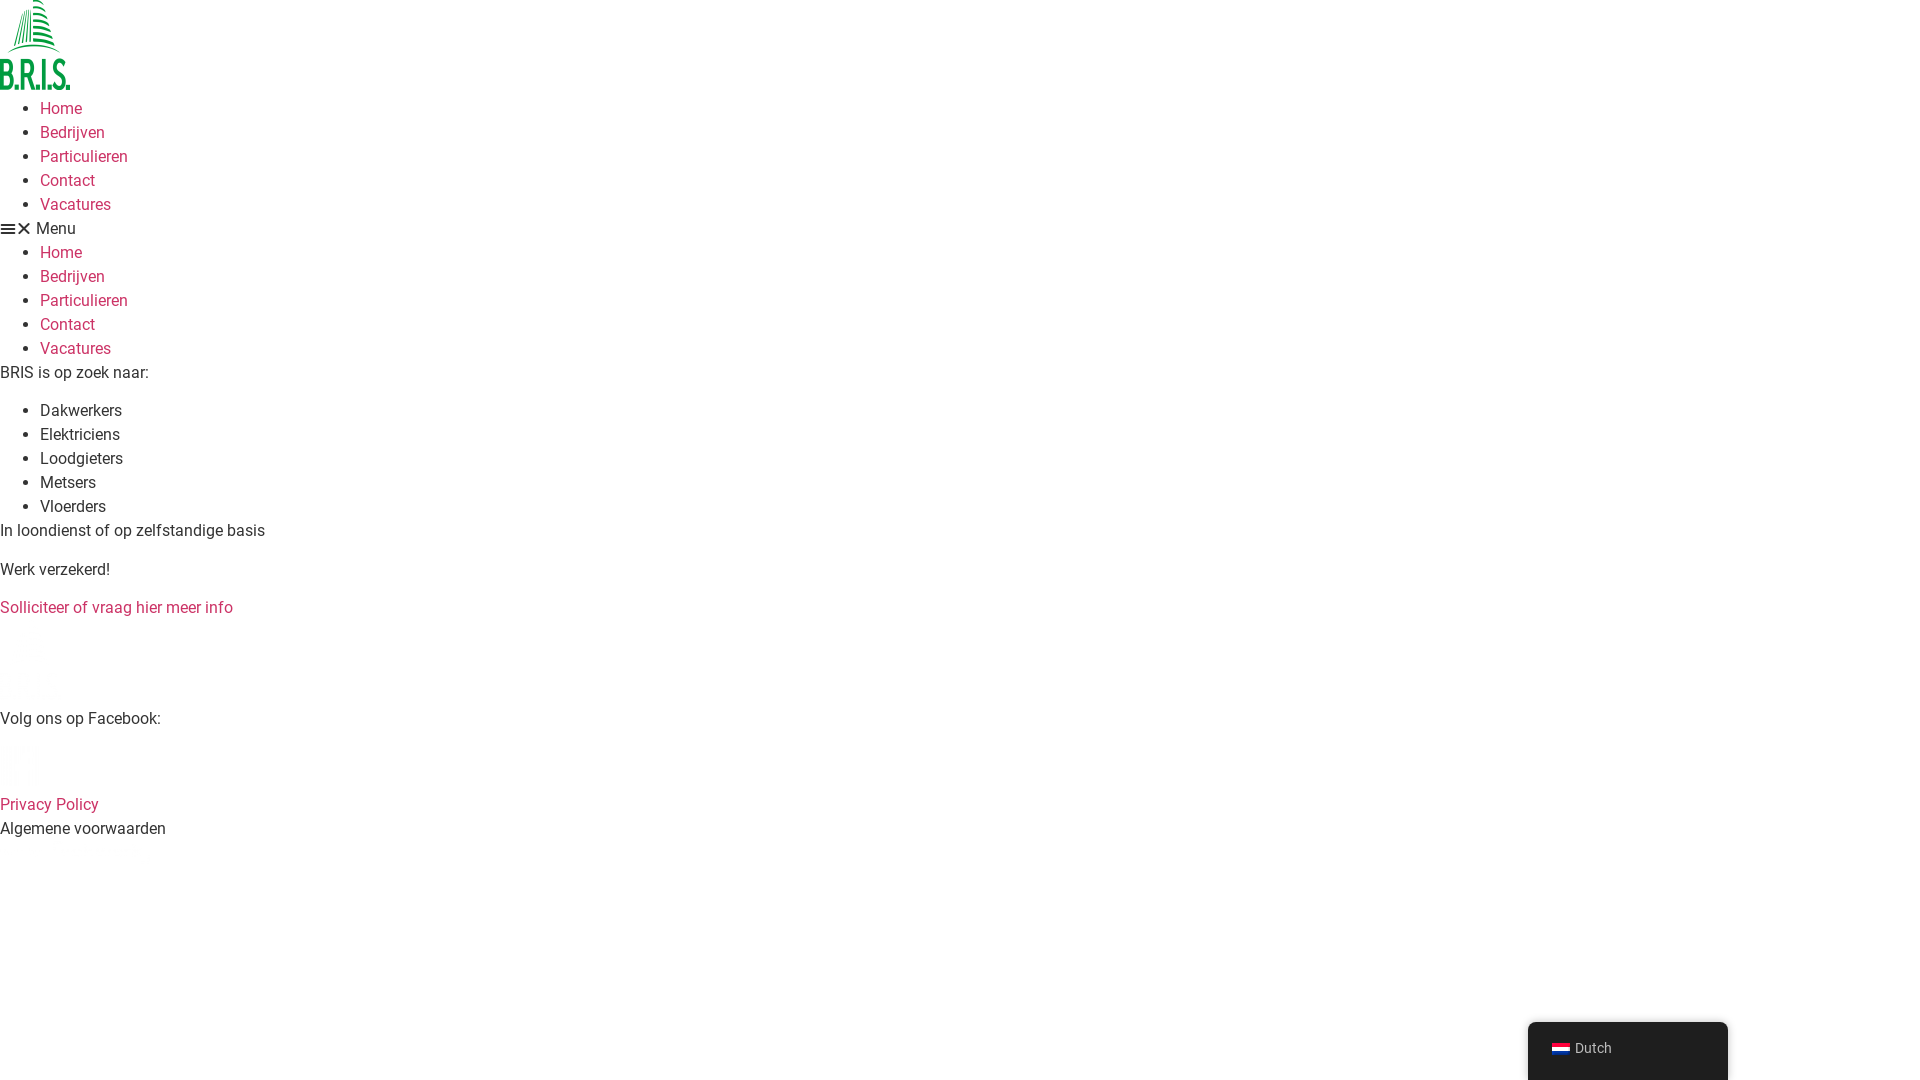 This screenshot has width=1920, height=1080. I want to click on 'Contact', so click(67, 323).